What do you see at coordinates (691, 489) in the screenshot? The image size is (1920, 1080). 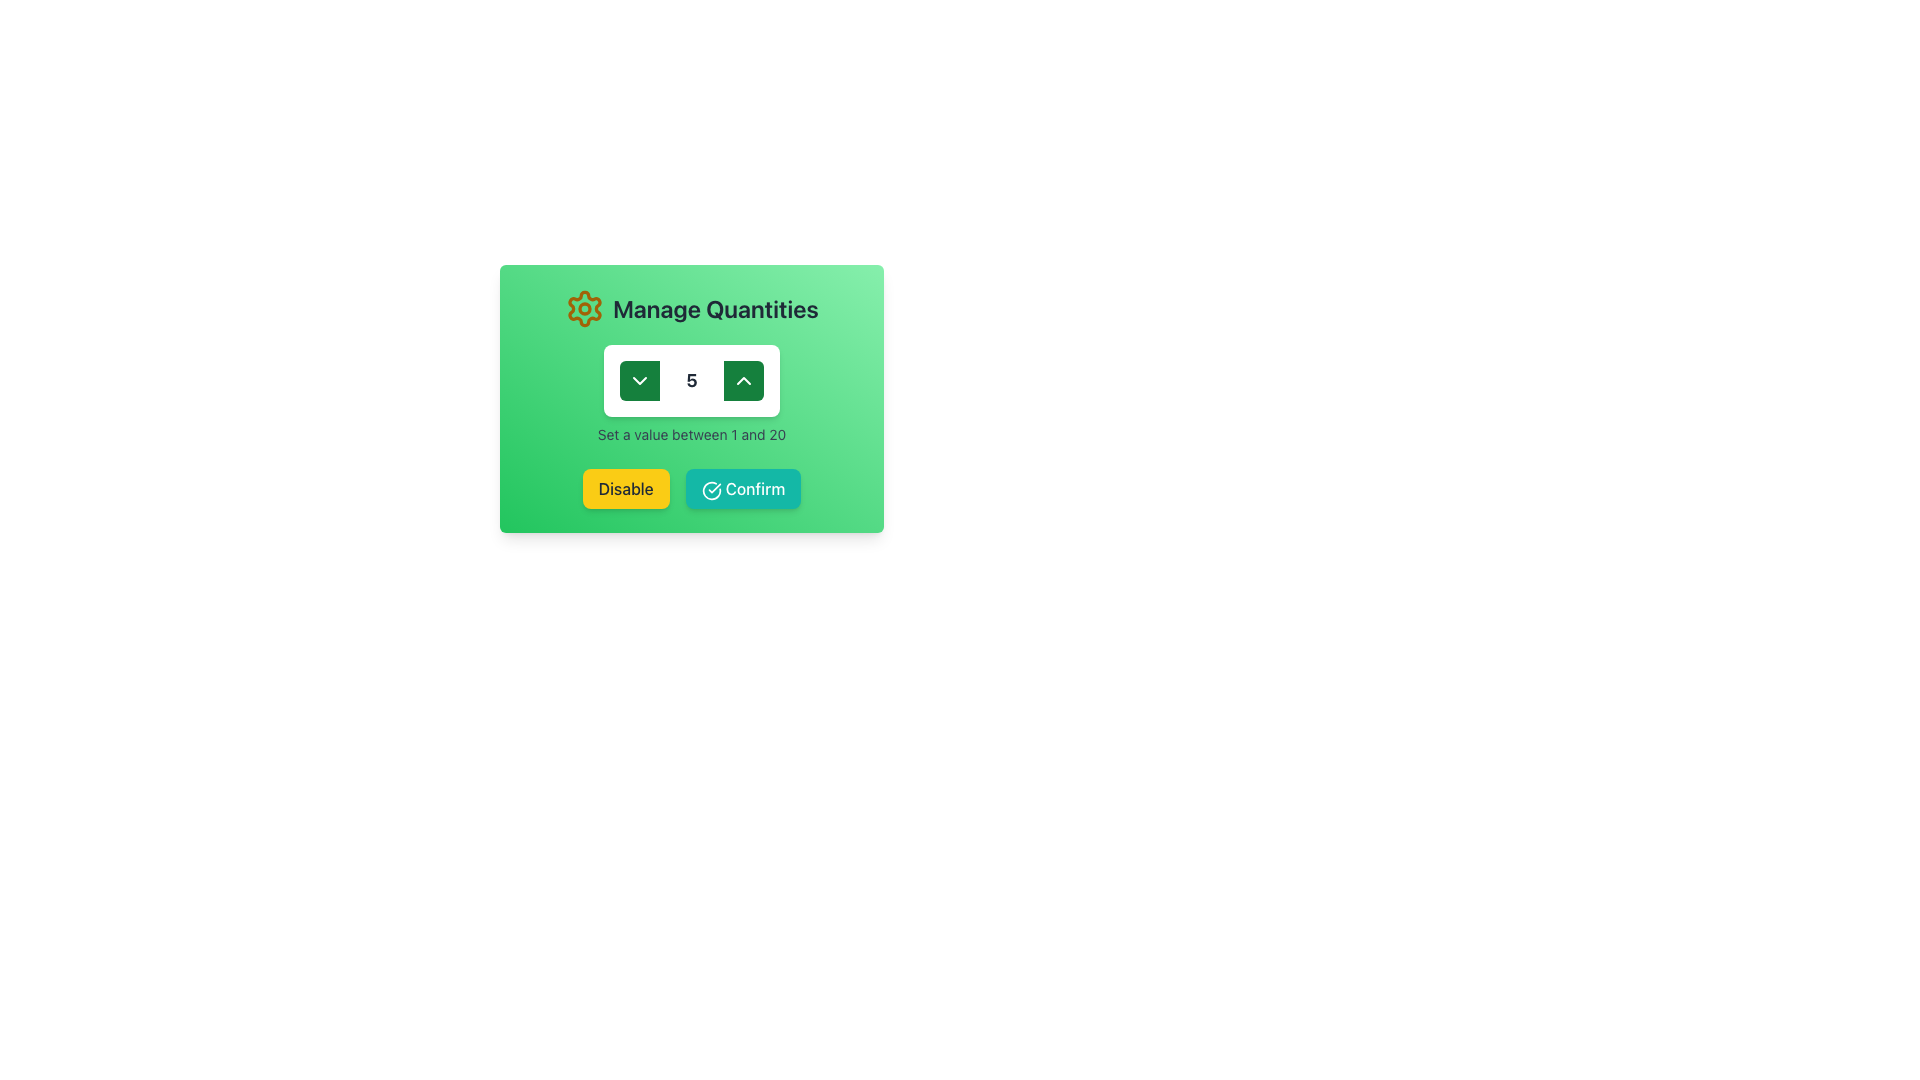 I see `the 'Confirm' button located at the bottom of the green card interface titled 'Manage Quantities', which follows a numeric input section labeled 'Set a value between 1 and 20'` at bounding box center [691, 489].